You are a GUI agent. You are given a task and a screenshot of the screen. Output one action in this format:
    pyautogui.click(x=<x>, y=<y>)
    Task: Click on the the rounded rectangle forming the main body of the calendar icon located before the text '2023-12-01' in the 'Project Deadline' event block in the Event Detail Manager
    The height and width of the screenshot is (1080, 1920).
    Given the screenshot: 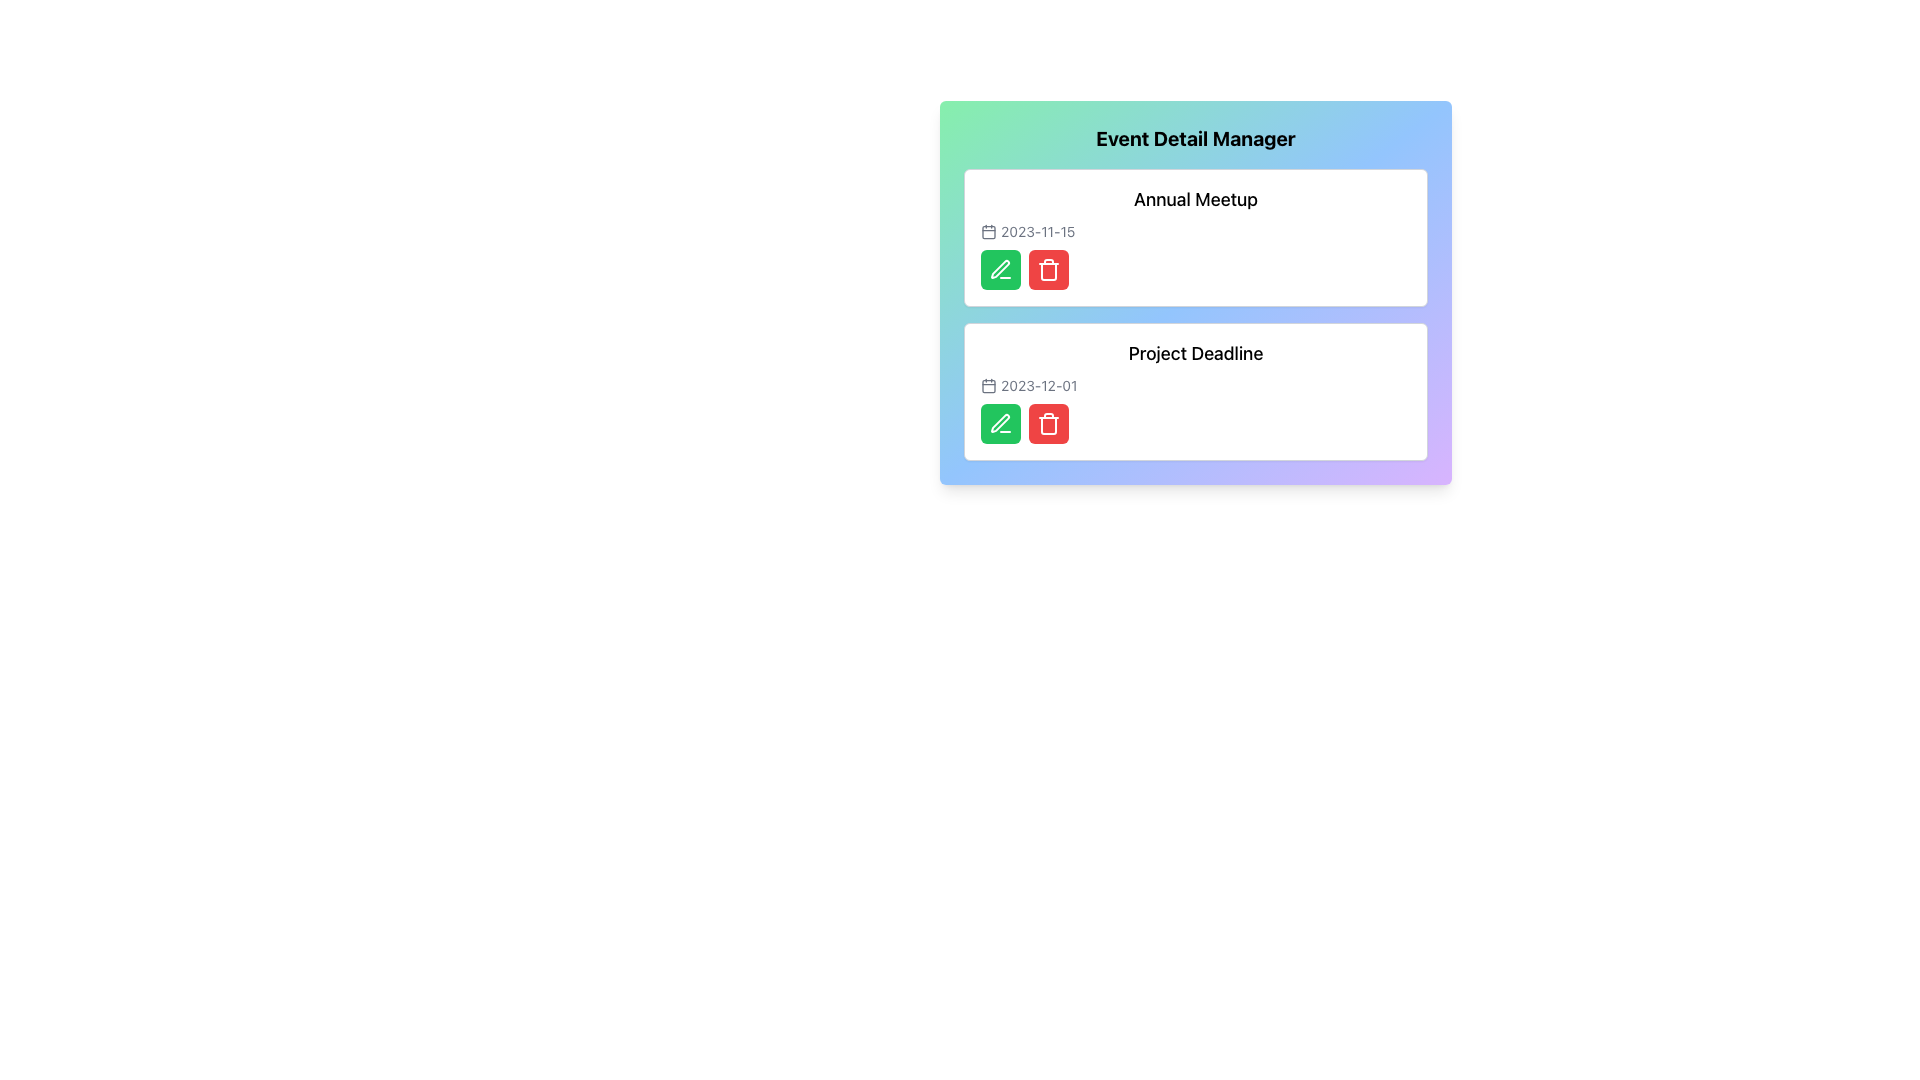 What is the action you would take?
    pyautogui.click(x=988, y=385)
    